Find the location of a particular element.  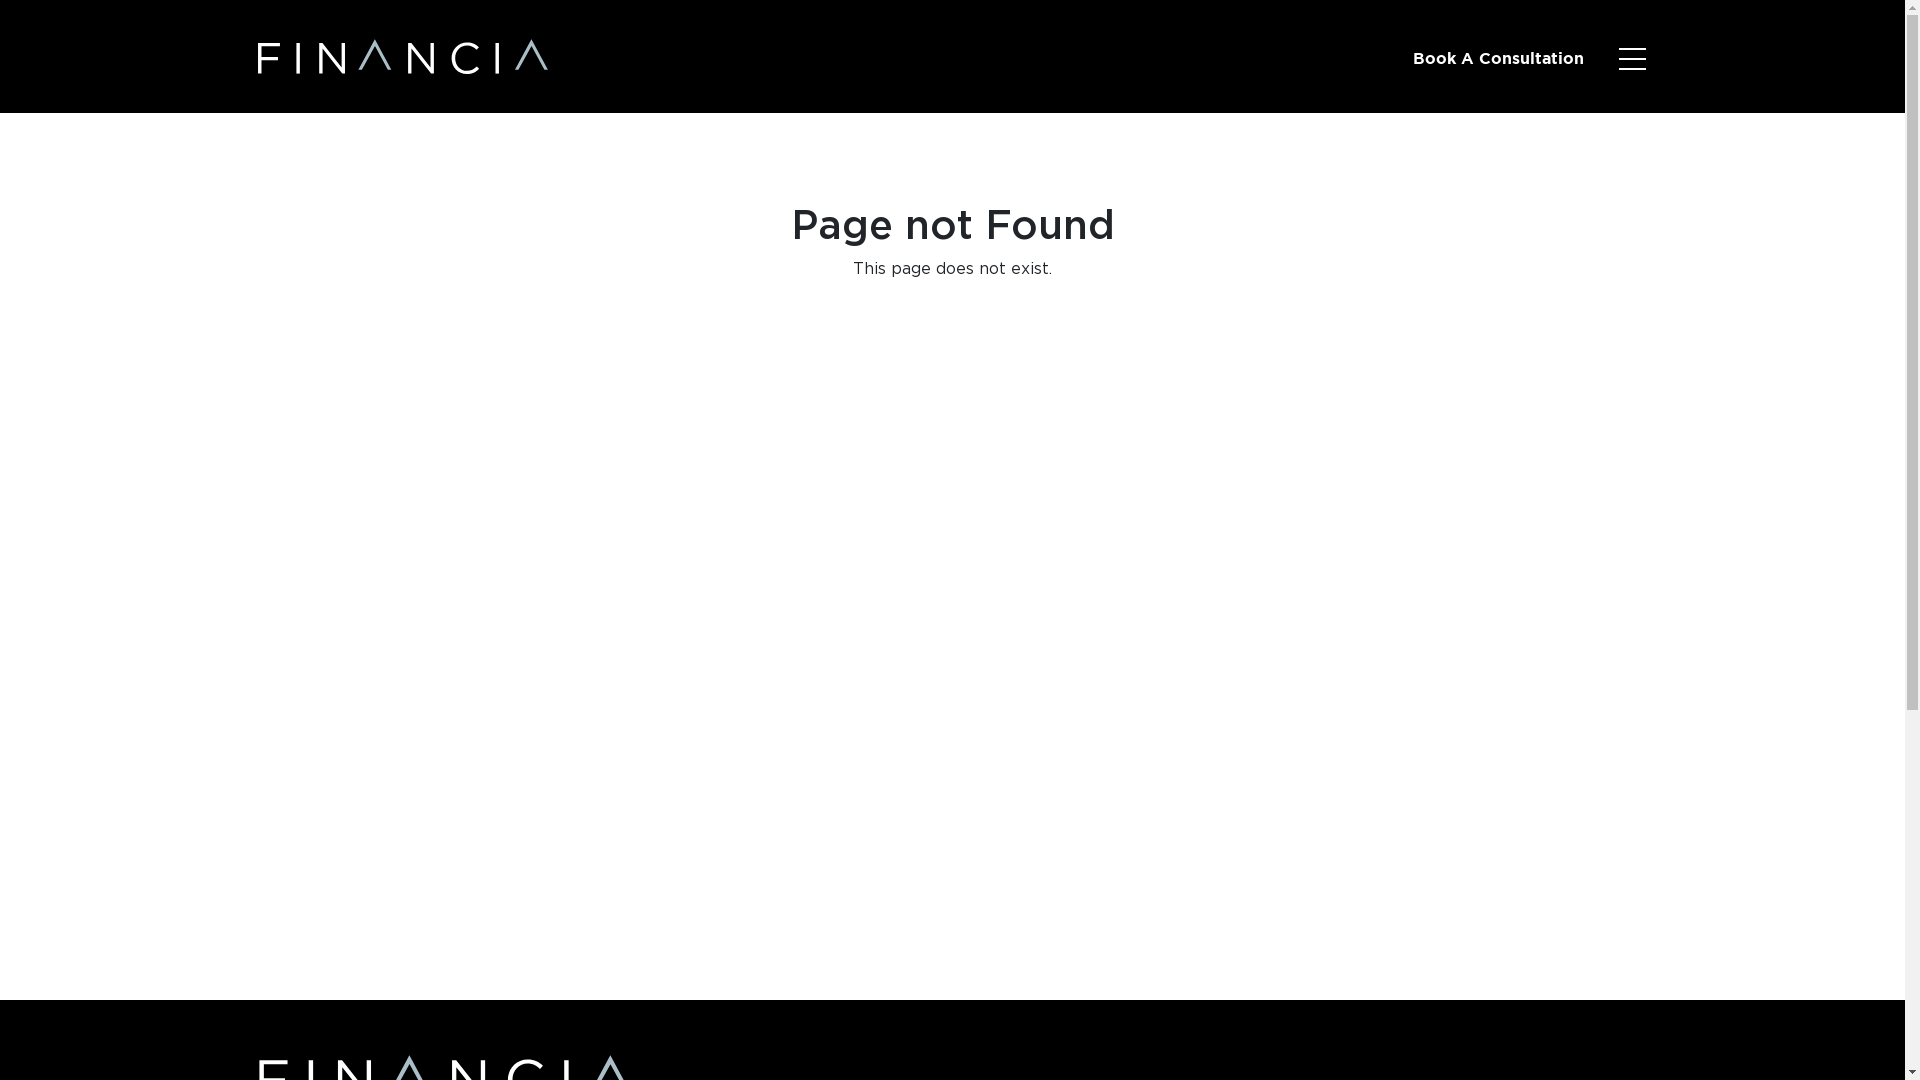

'Book A Consultation' is located at coordinates (1497, 59).